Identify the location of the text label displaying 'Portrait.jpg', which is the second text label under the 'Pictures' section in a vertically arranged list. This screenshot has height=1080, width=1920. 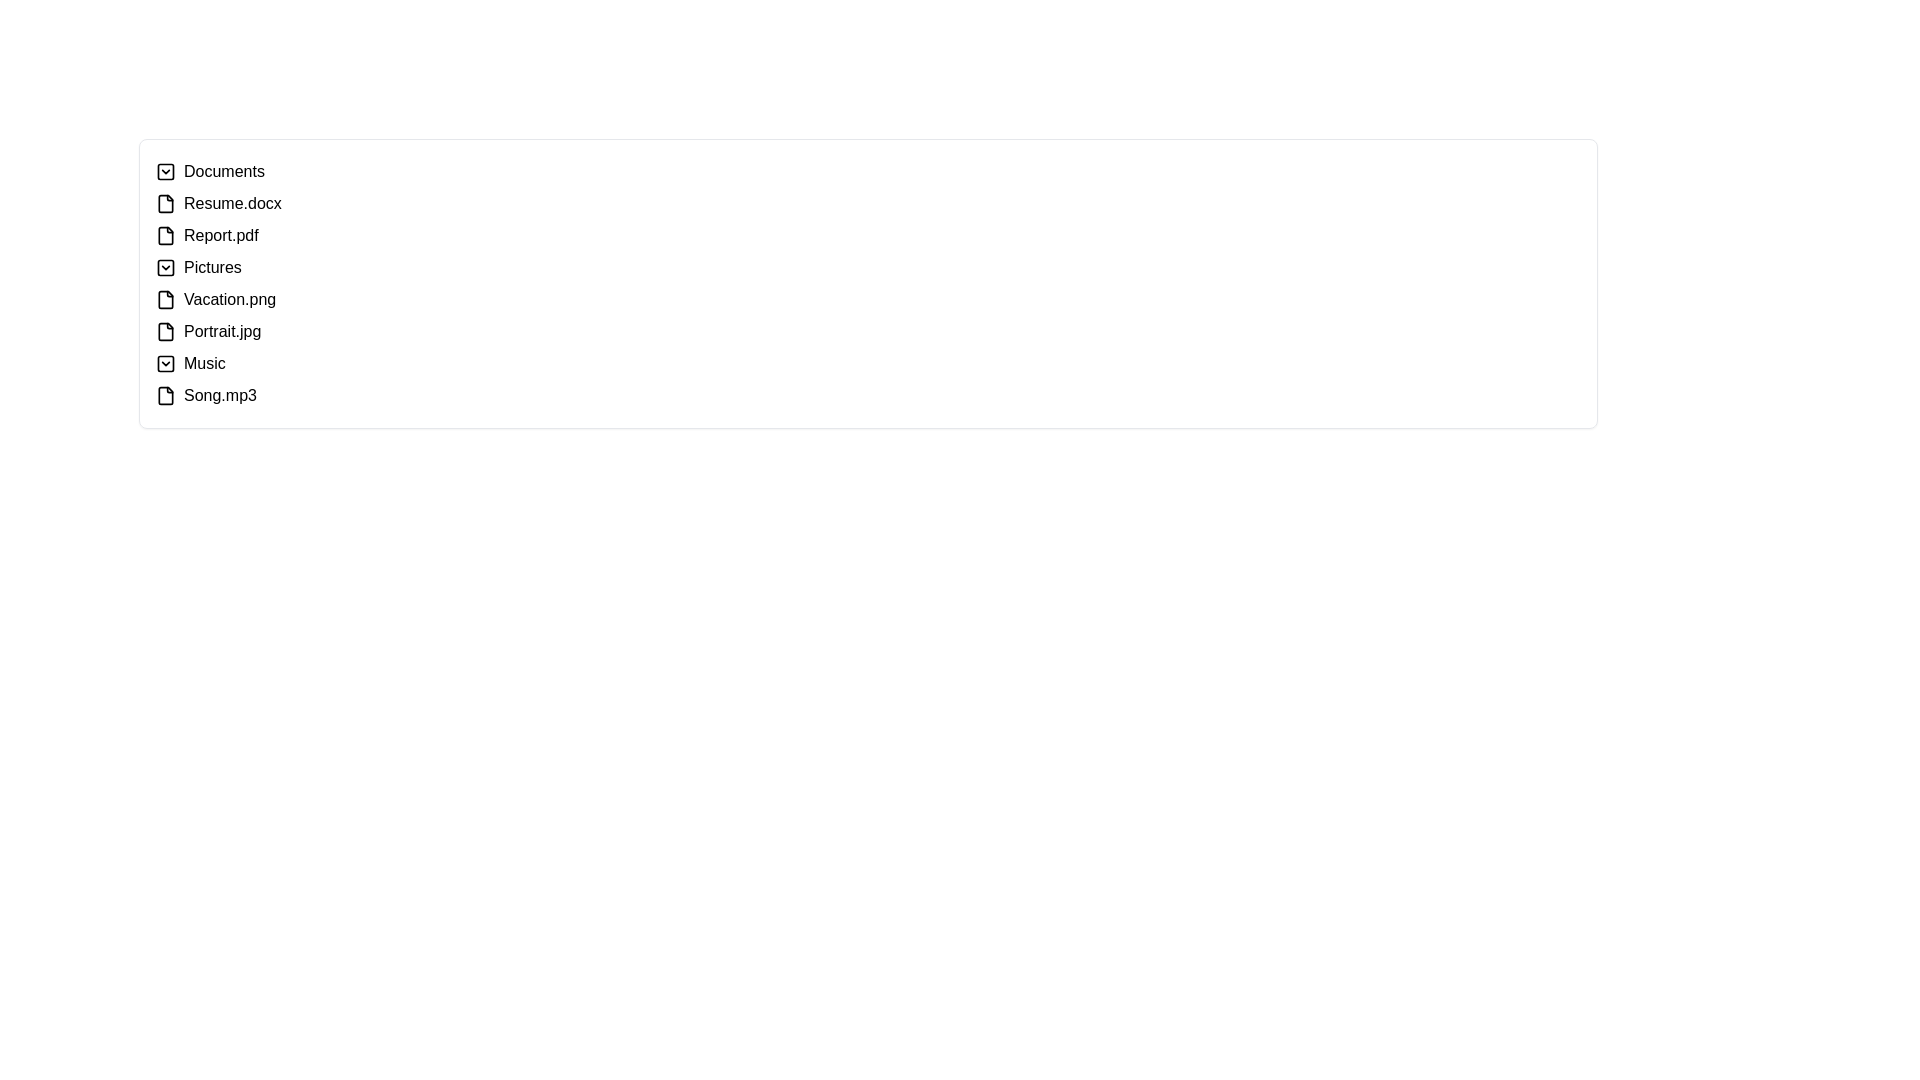
(222, 330).